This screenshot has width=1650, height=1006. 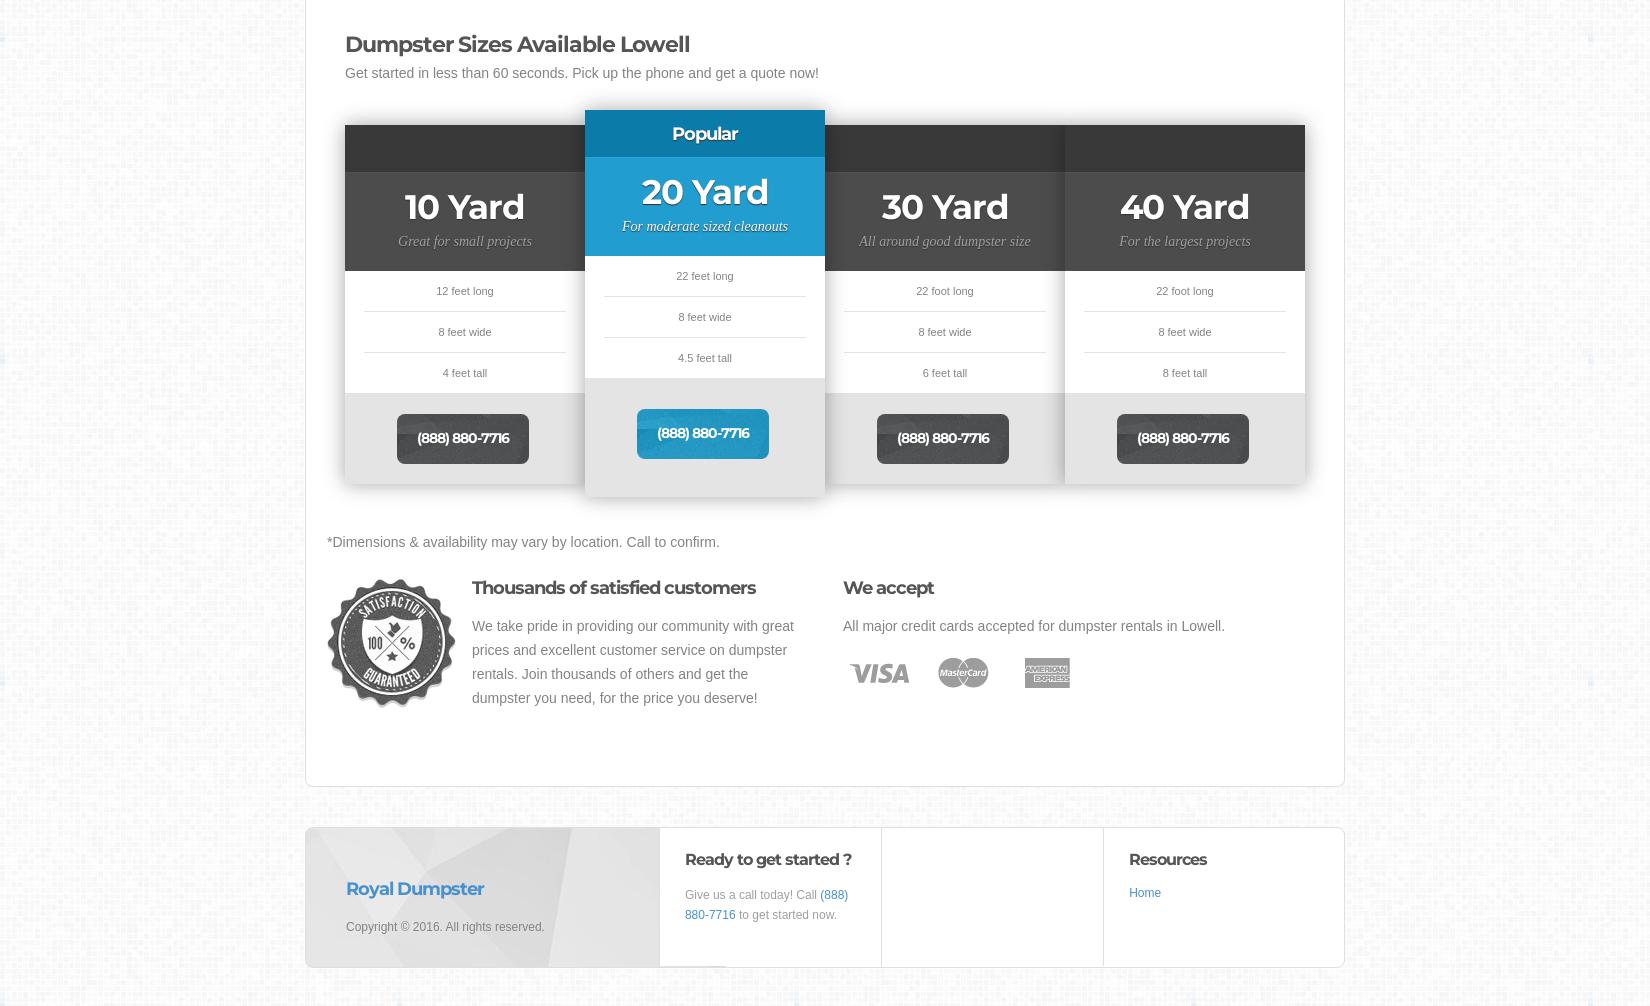 I want to click on '8 feet tall', so click(x=1184, y=372).